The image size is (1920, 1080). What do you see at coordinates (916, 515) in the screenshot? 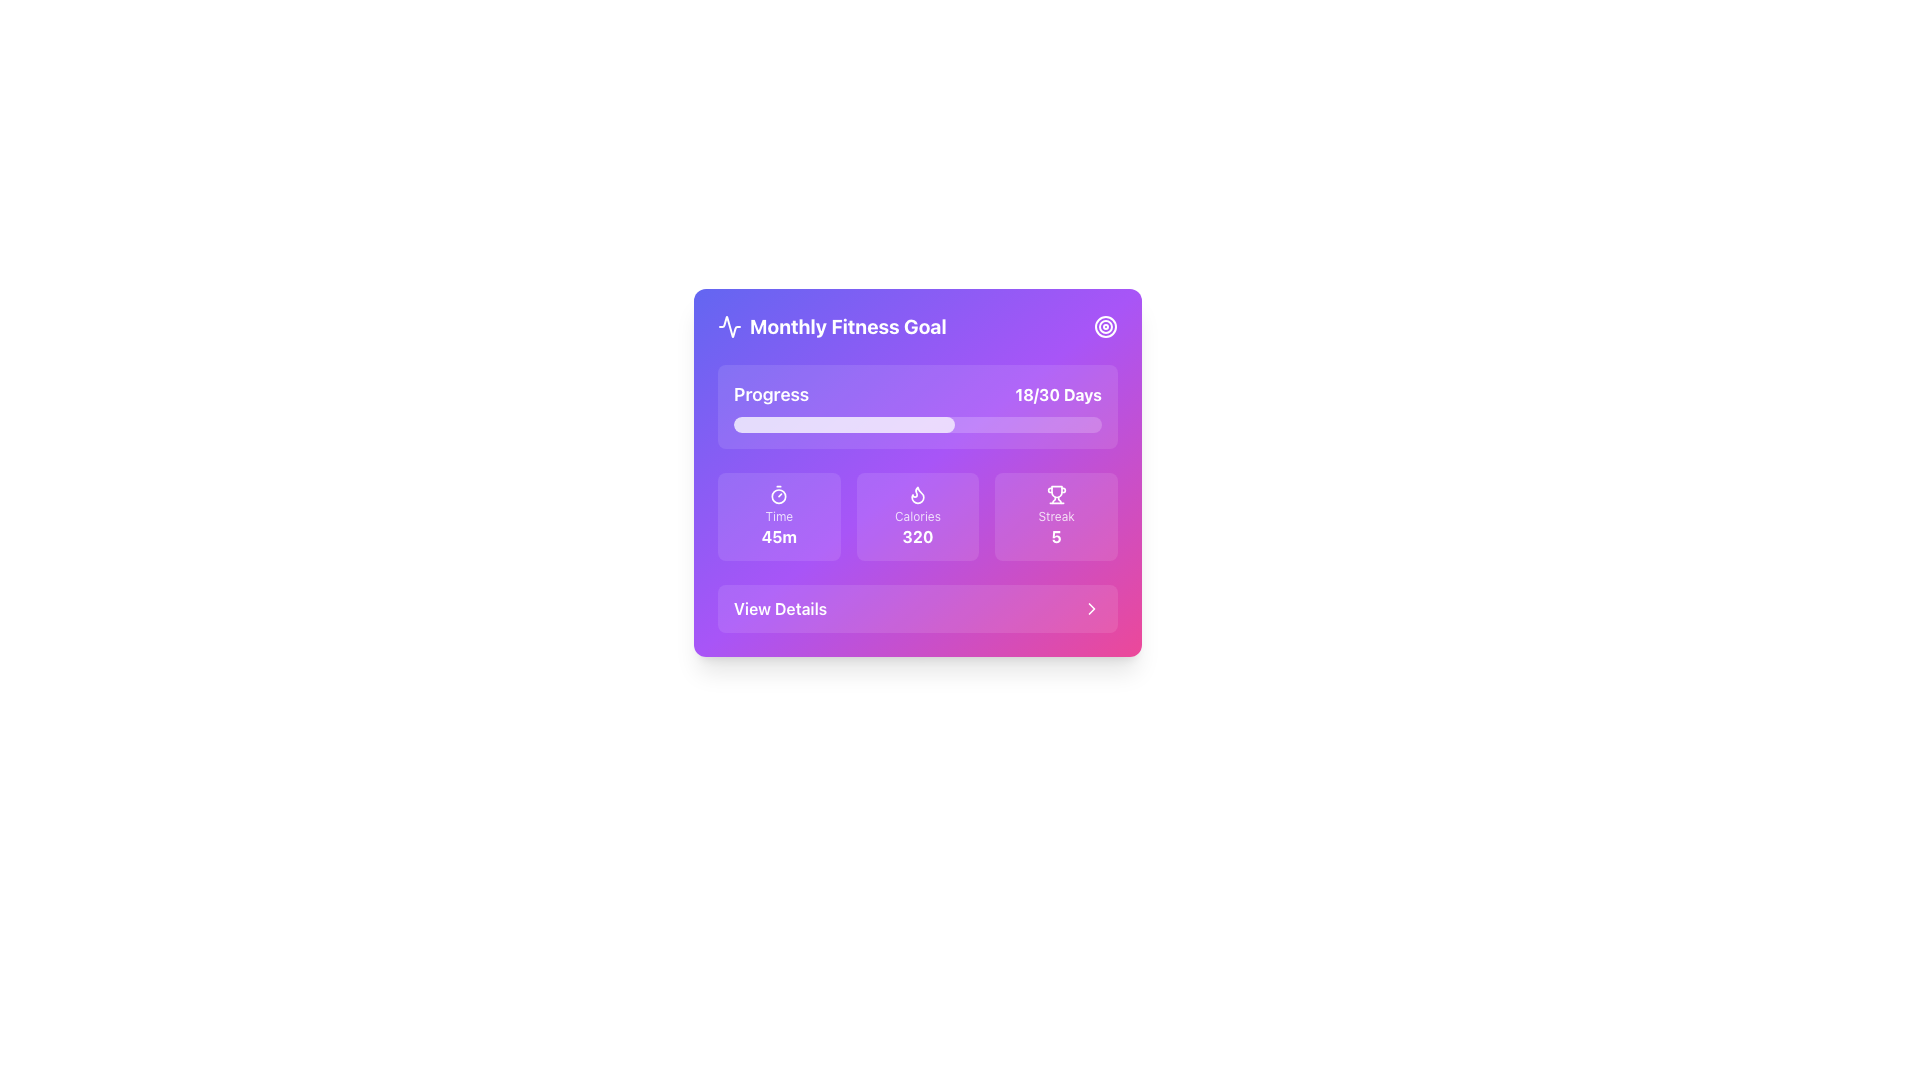
I see `the calorie consumption data displayed on the informational card-style element located centrally in the second column of the three-column grid layout` at bounding box center [916, 515].